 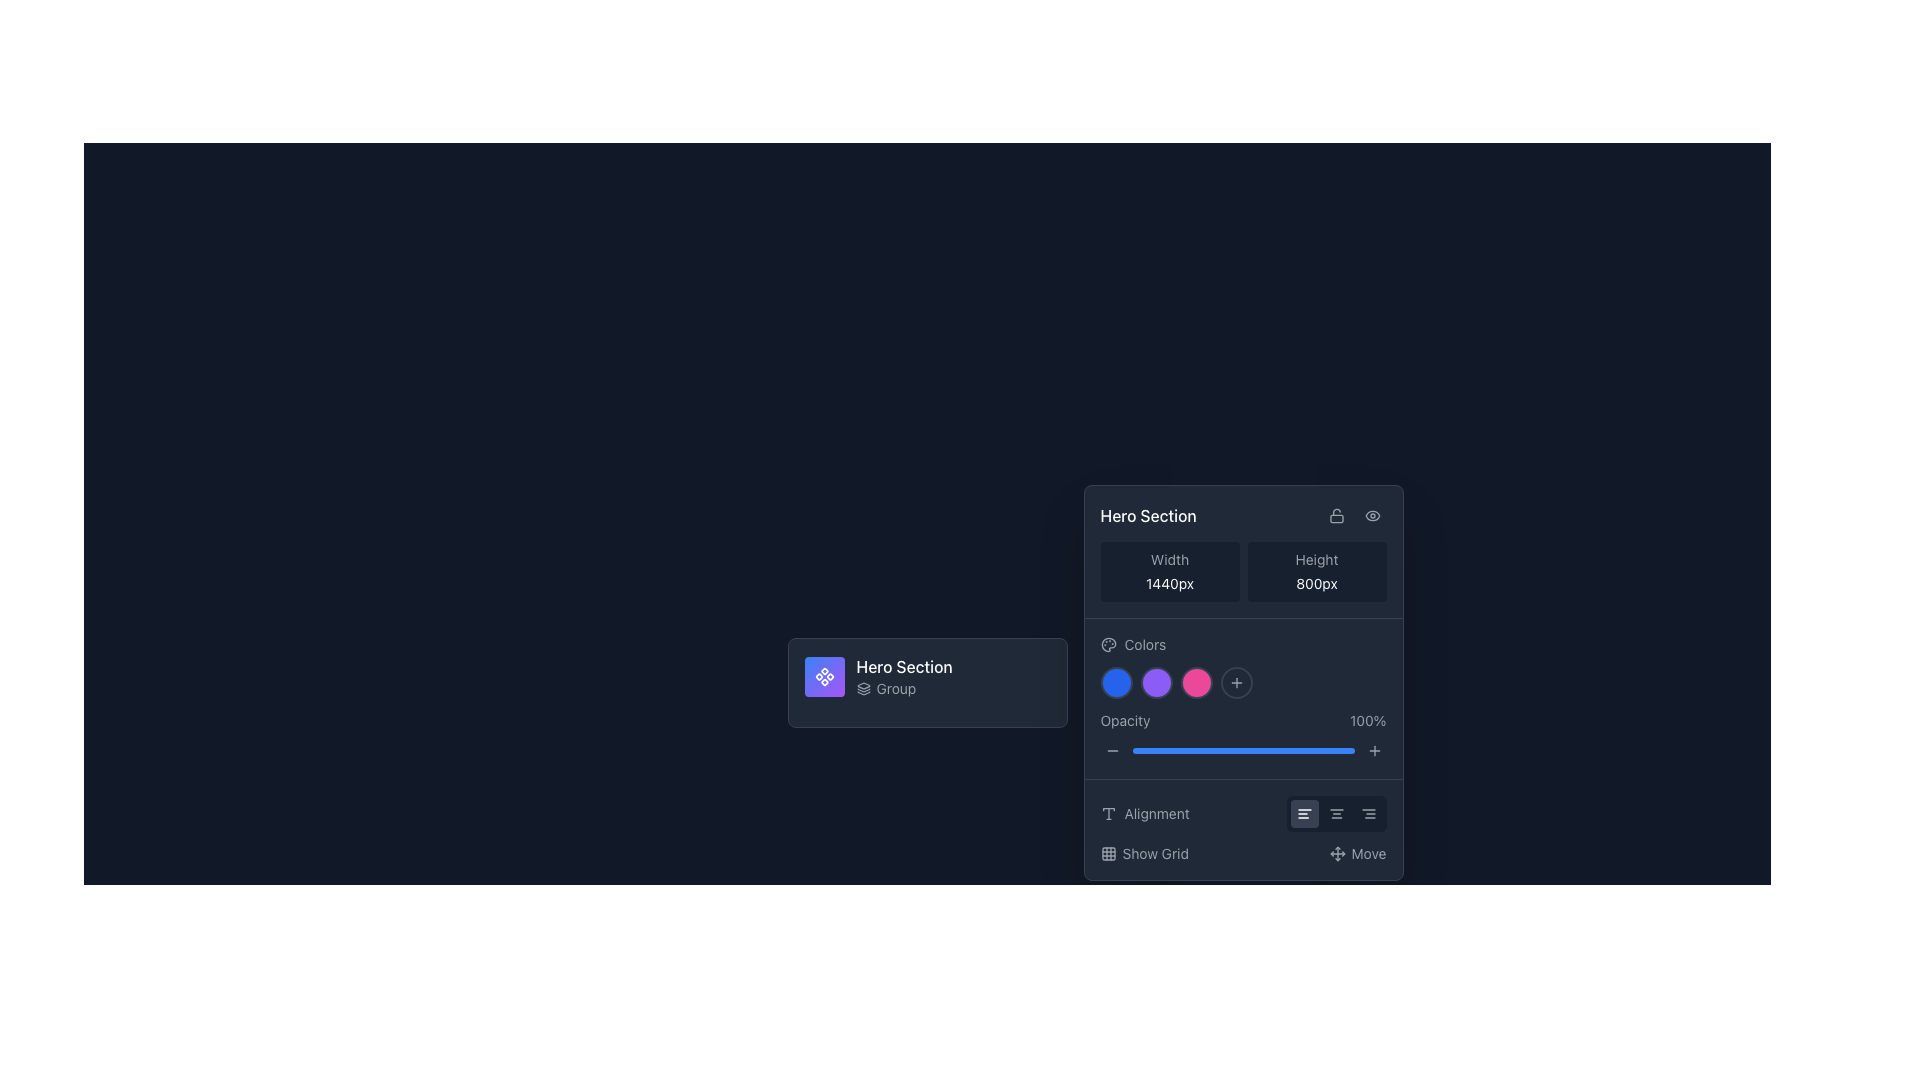 I want to click on the plus-shaped icon button located at the bottom-right of the visible section, so click(x=1373, y=751).